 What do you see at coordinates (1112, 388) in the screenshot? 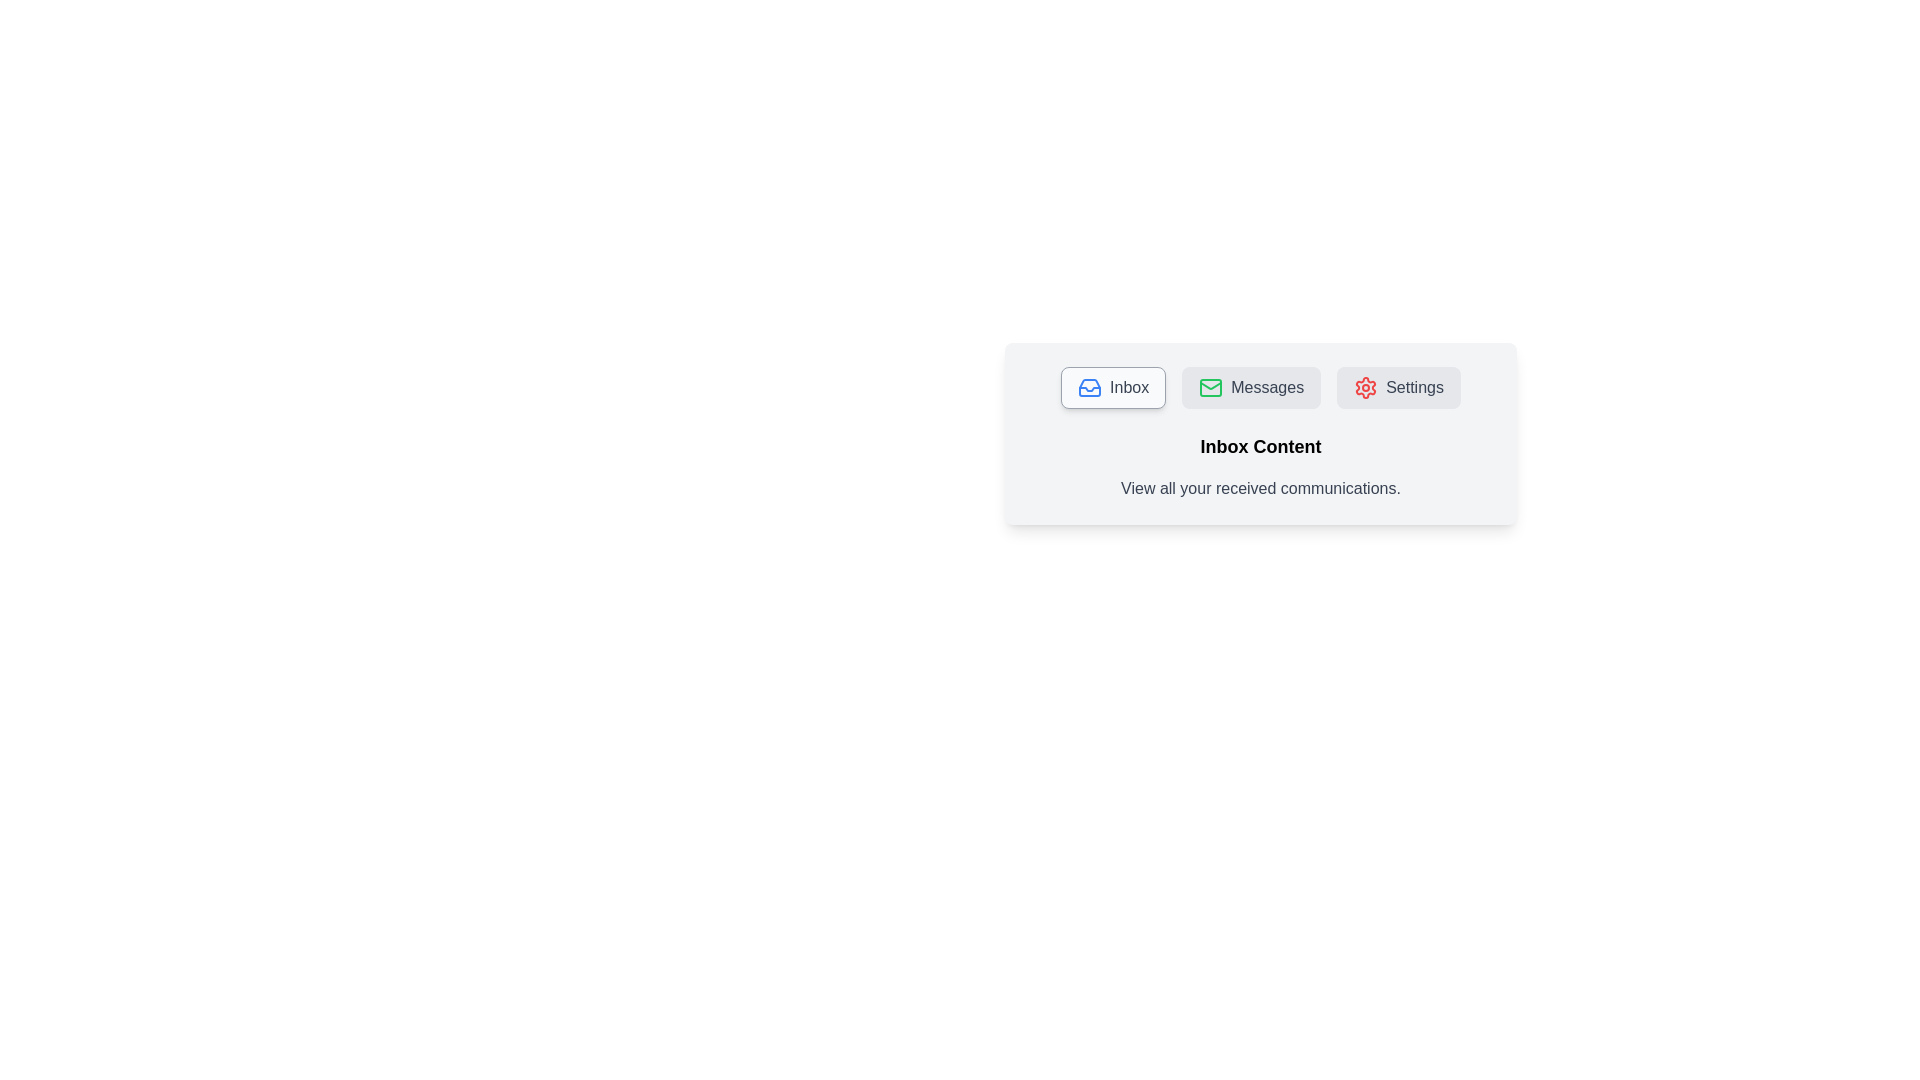
I see `the Inbox tab by clicking on its respective button` at bounding box center [1112, 388].